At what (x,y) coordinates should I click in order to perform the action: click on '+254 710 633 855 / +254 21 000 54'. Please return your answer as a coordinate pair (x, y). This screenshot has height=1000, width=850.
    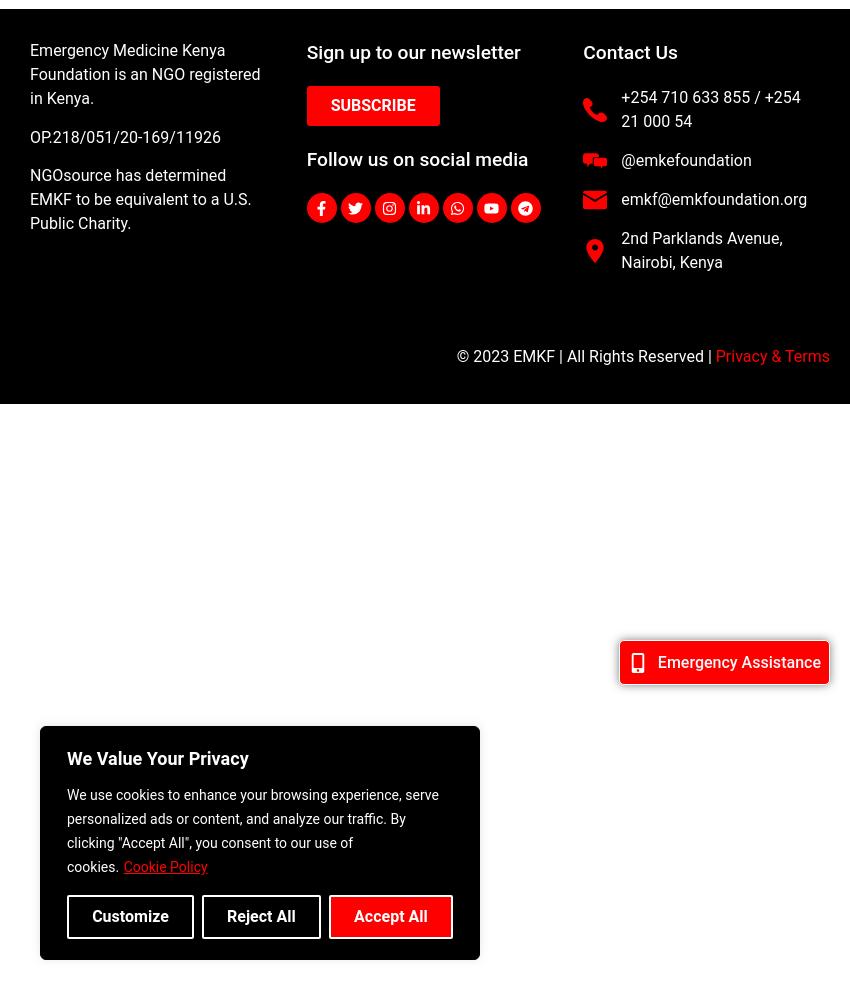
    Looking at the image, I should click on (709, 108).